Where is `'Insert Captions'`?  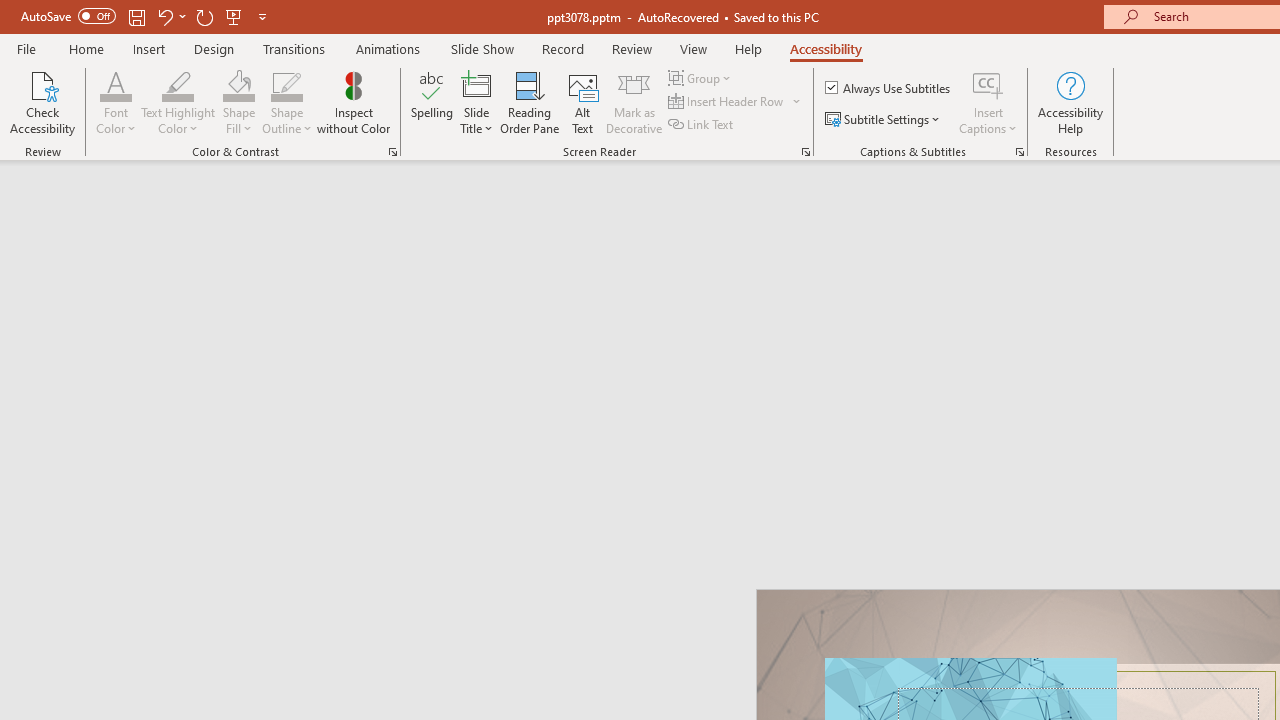
'Insert Captions' is located at coordinates (988, 103).